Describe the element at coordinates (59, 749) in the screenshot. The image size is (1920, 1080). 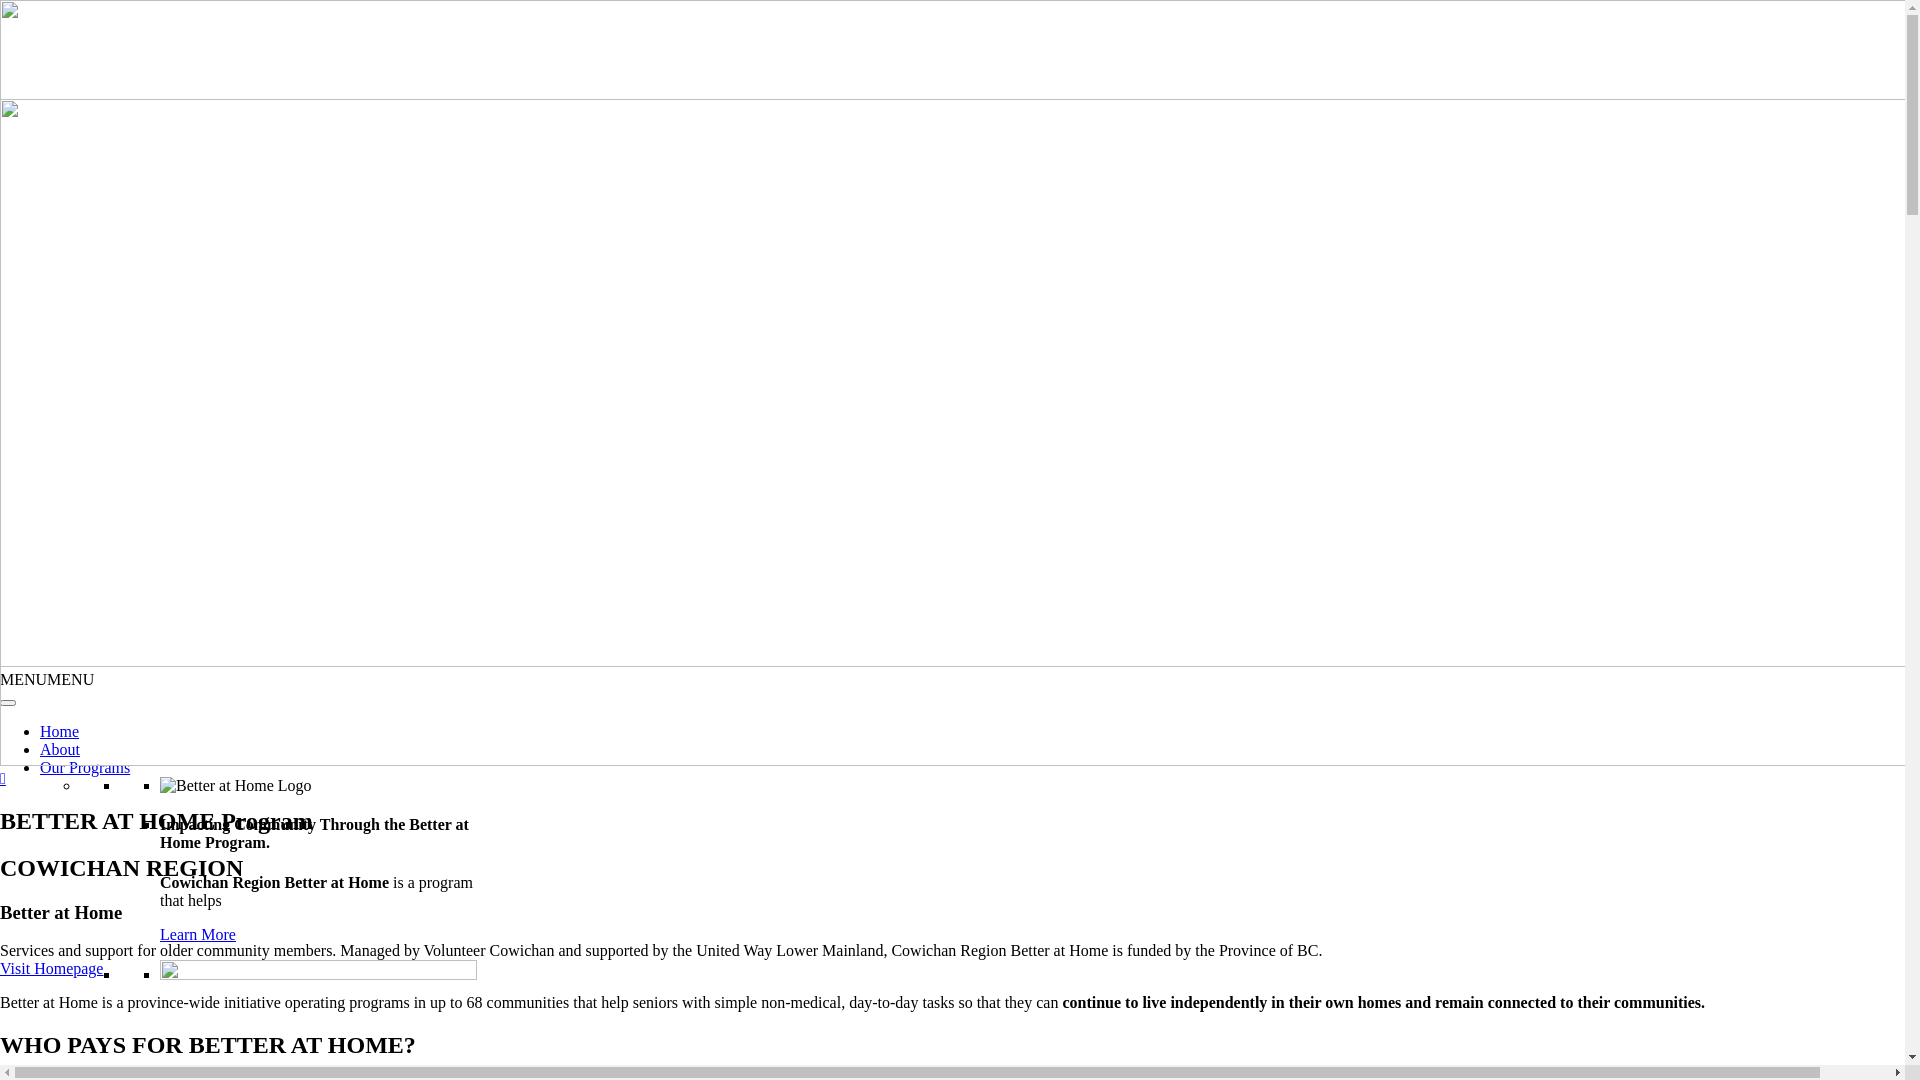
I see `'About'` at that location.